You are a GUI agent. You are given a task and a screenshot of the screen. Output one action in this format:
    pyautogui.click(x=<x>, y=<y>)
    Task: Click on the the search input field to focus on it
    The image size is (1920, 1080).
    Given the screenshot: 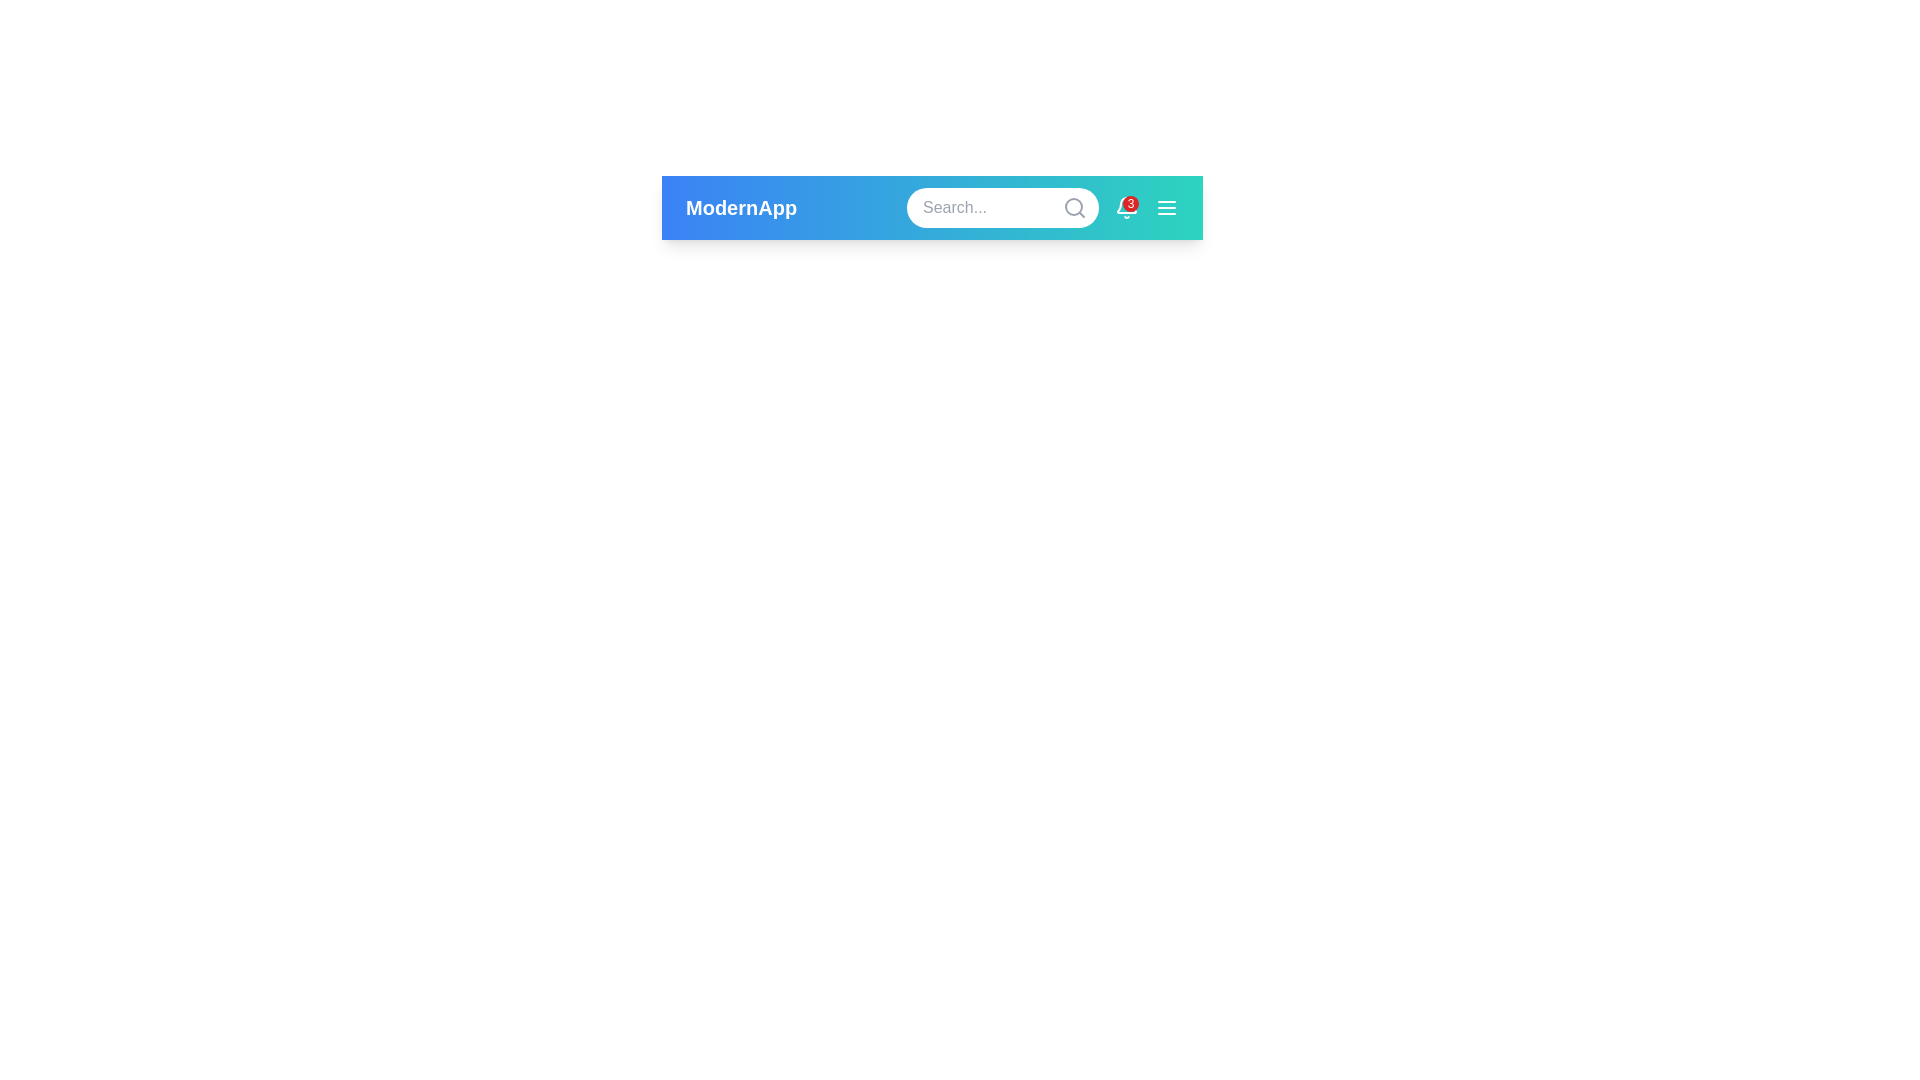 What is the action you would take?
    pyautogui.click(x=1003, y=208)
    